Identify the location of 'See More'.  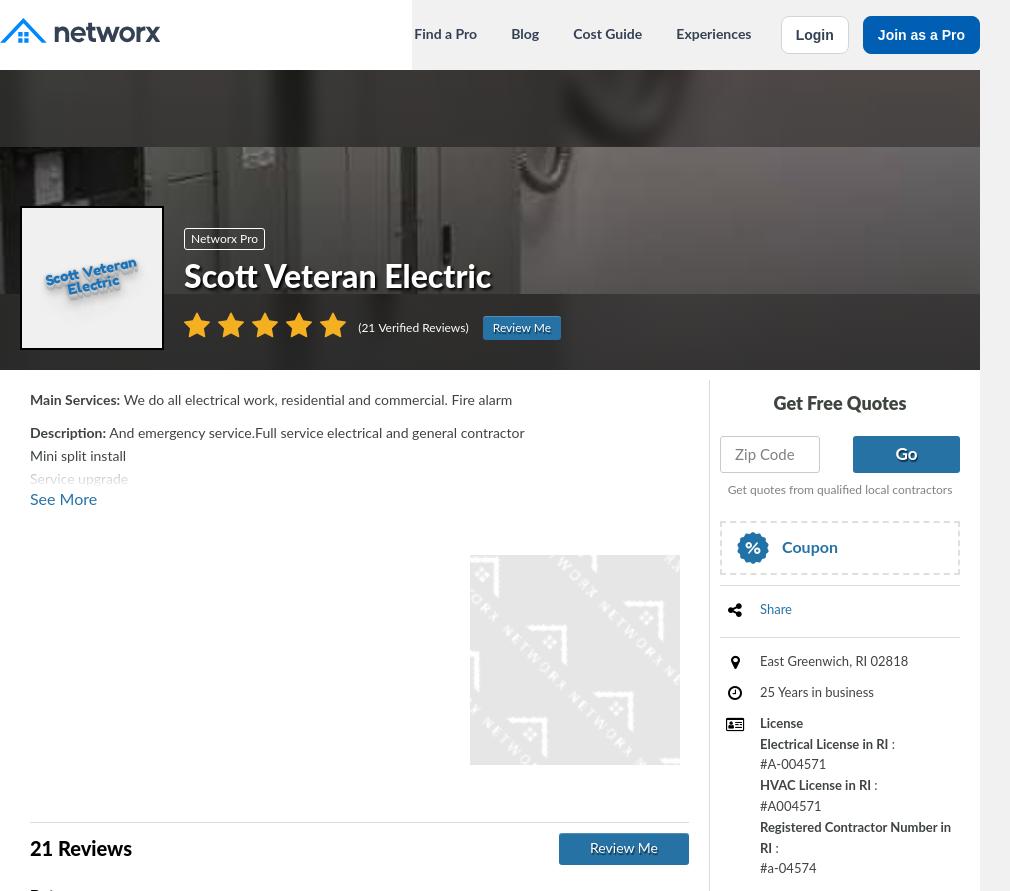
(62, 499).